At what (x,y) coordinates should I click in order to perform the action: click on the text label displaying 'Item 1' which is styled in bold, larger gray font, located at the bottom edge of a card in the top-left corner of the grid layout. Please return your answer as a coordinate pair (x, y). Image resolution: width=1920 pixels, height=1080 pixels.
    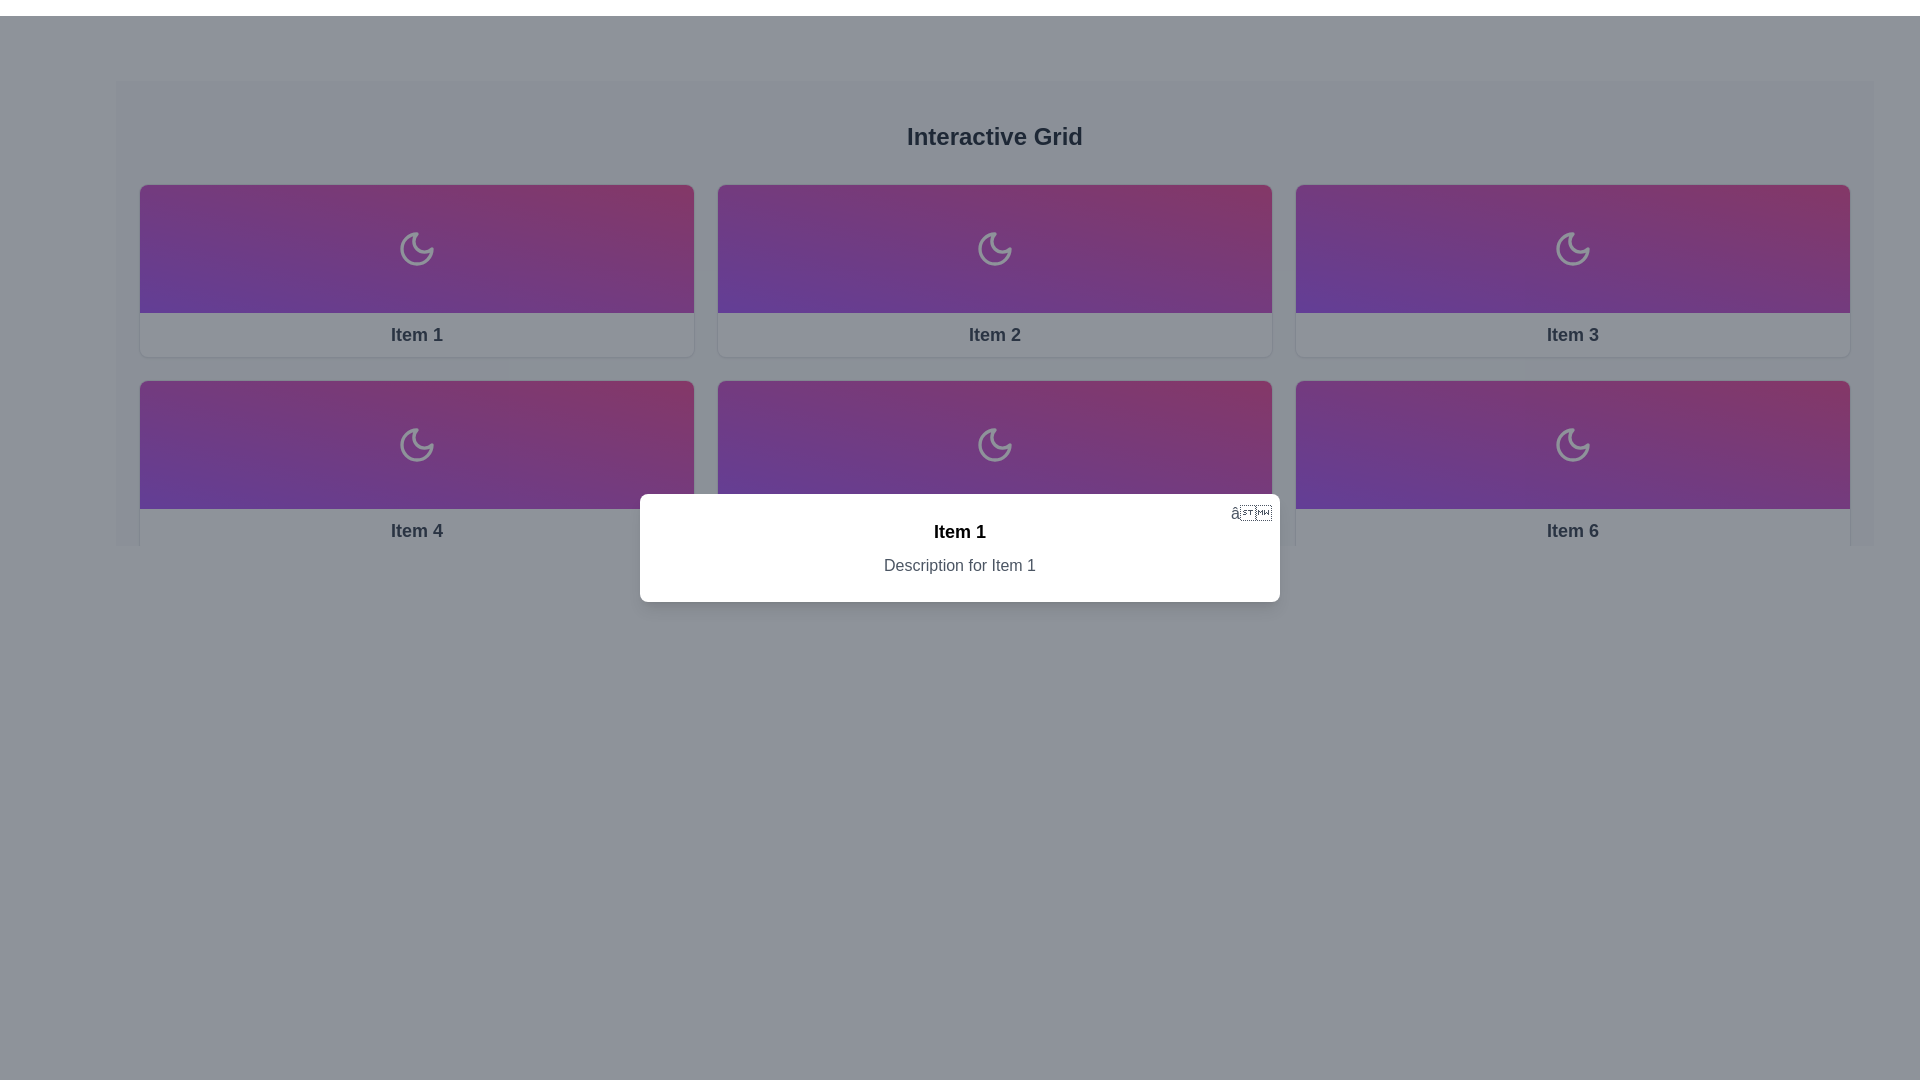
    Looking at the image, I should click on (416, 334).